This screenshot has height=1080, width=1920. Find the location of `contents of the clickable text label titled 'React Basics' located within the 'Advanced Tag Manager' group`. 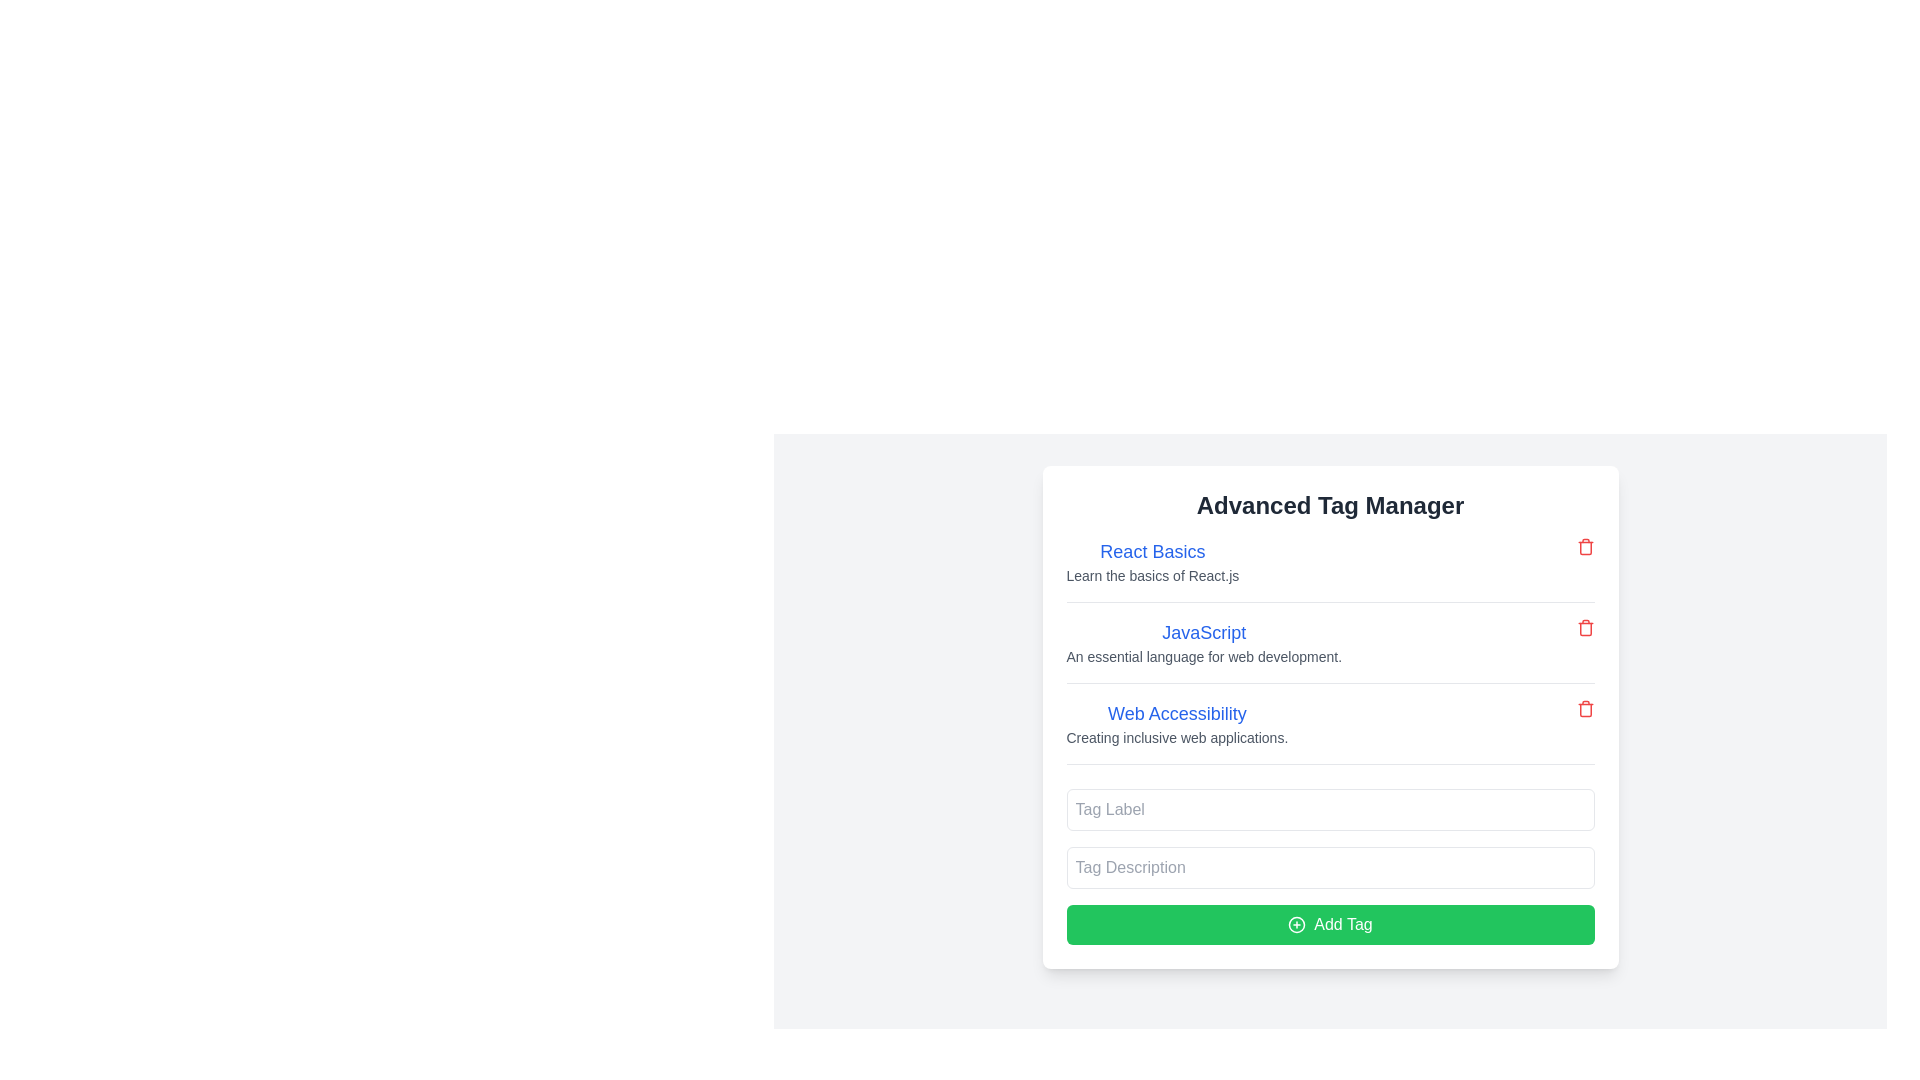

contents of the clickable text label titled 'React Basics' located within the 'Advanced Tag Manager' group is located at coordinates (1152, 551).